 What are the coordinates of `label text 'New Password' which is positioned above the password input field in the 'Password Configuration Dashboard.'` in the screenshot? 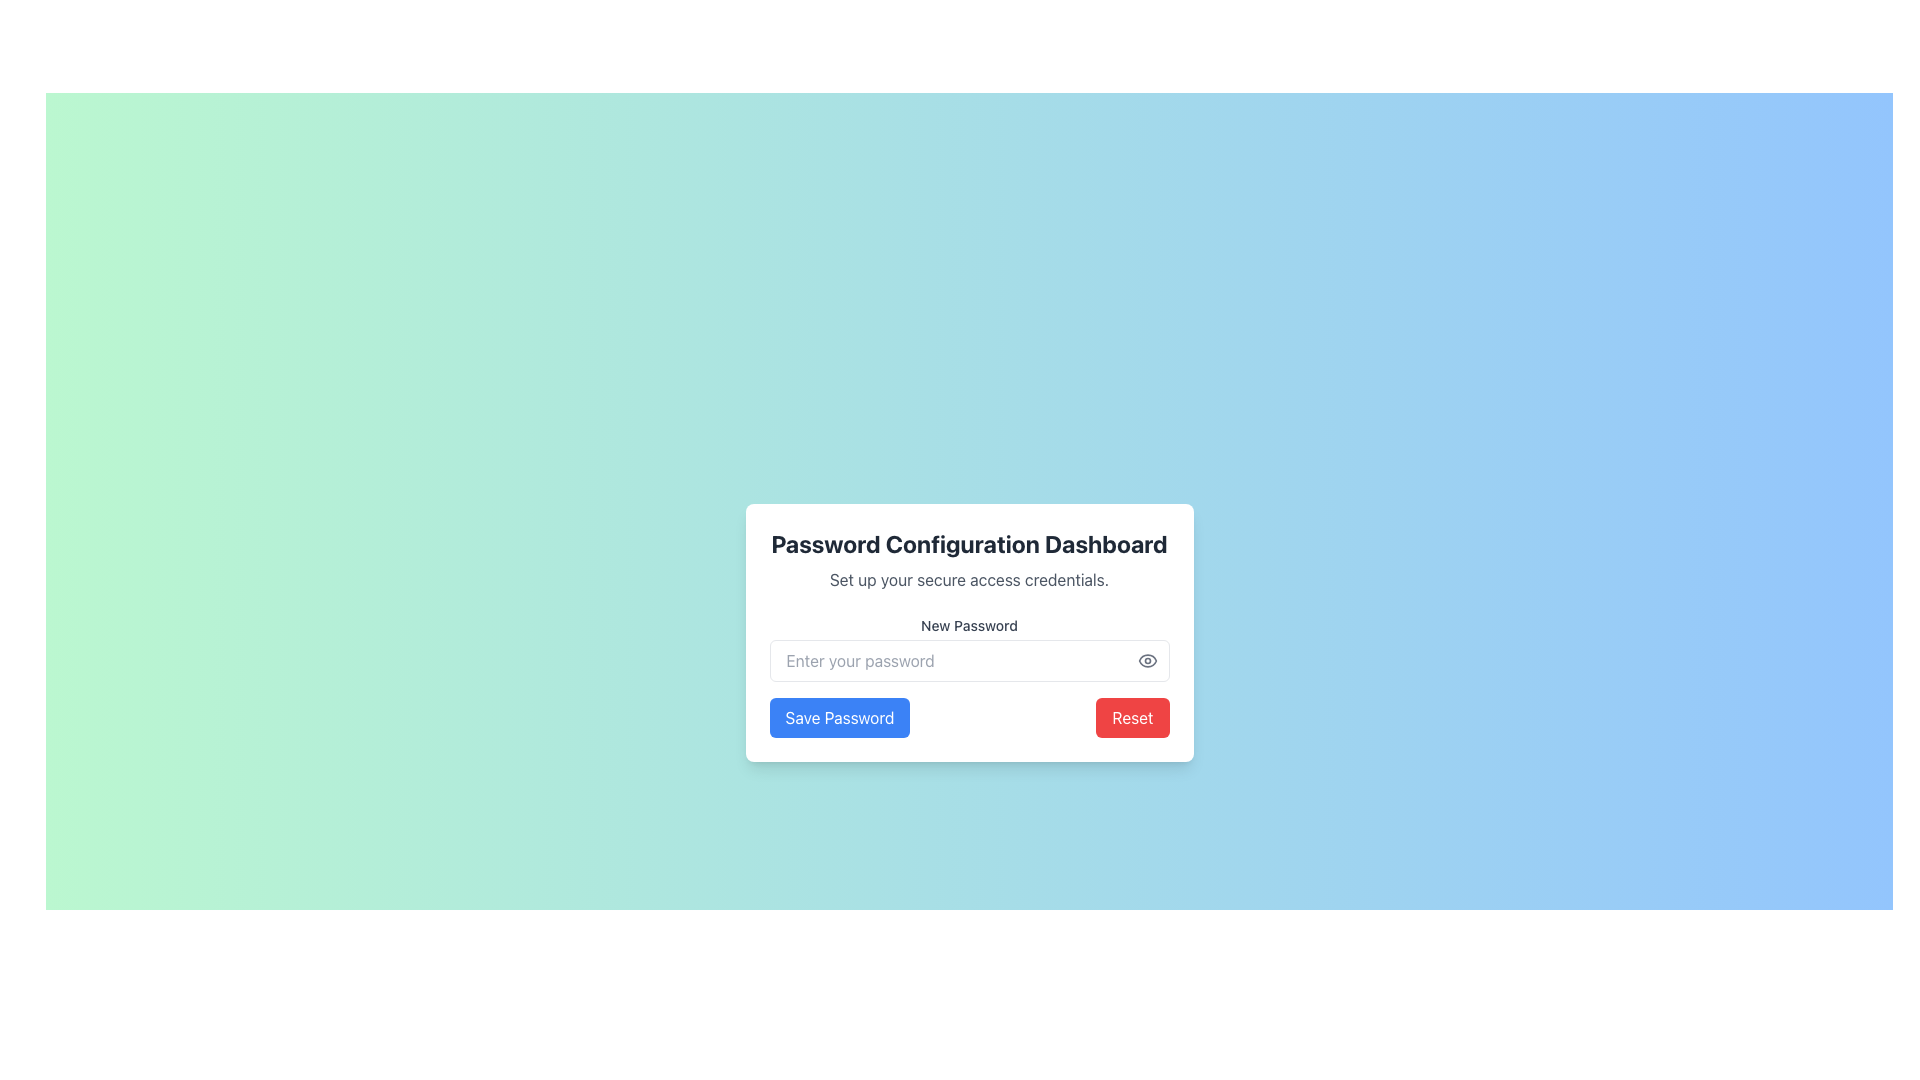 It's located at (969, 624).